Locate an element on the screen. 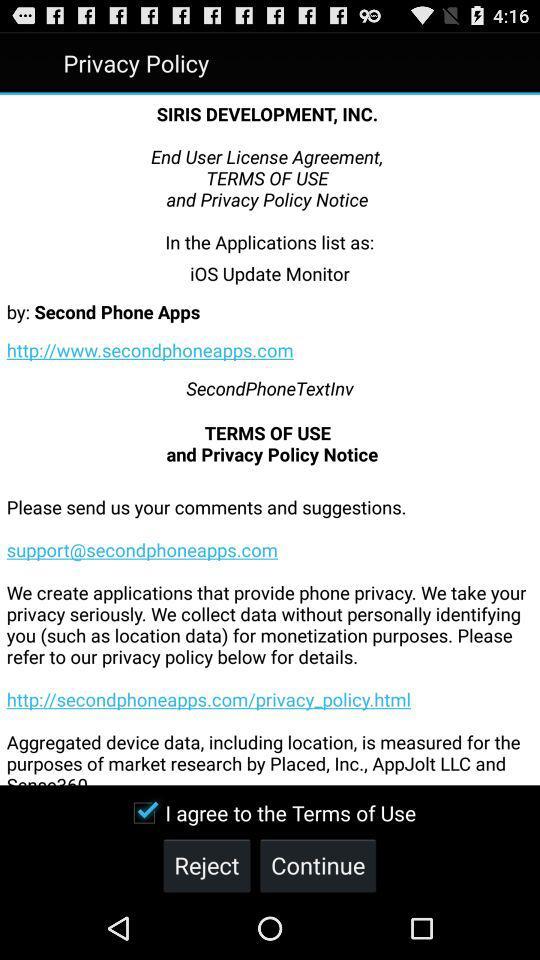  item below terms of use item is located at coordinates (270, 624).